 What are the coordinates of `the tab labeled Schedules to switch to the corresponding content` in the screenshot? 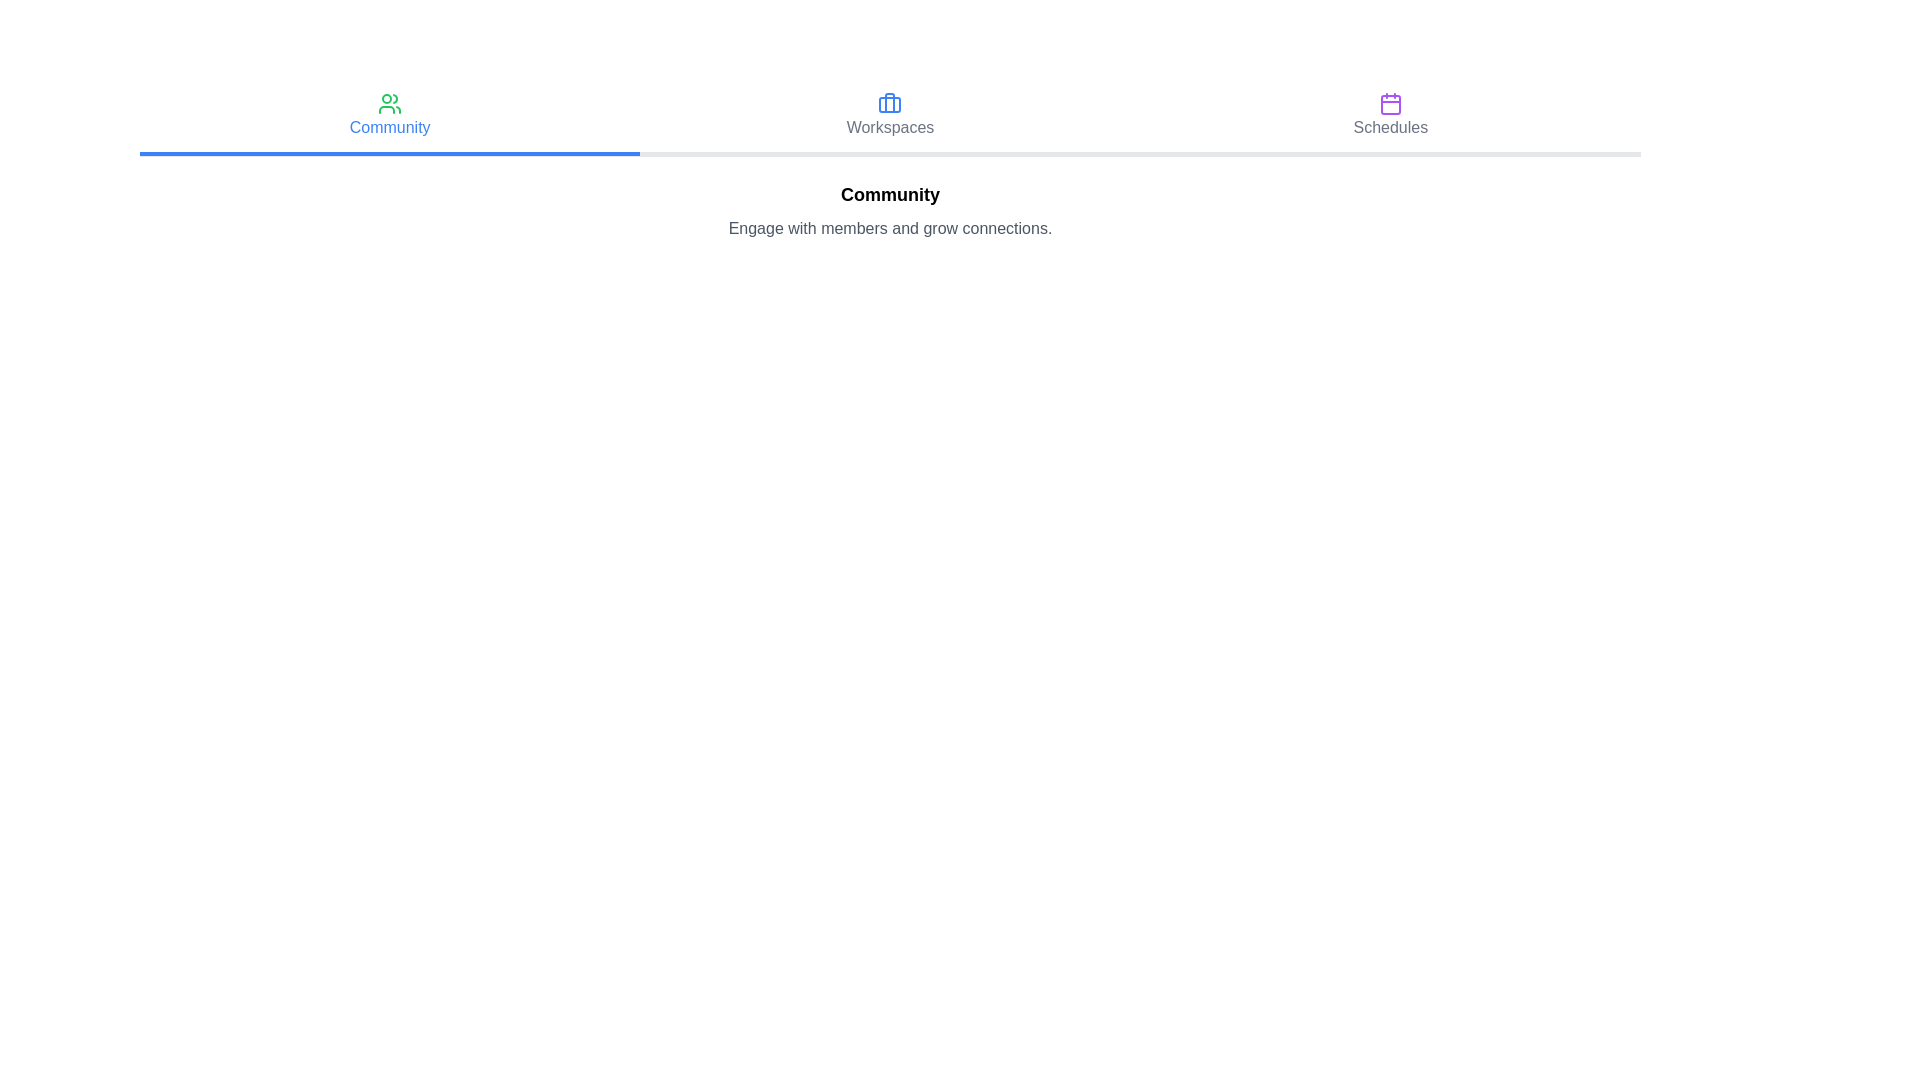 It's located at (1389, 118).